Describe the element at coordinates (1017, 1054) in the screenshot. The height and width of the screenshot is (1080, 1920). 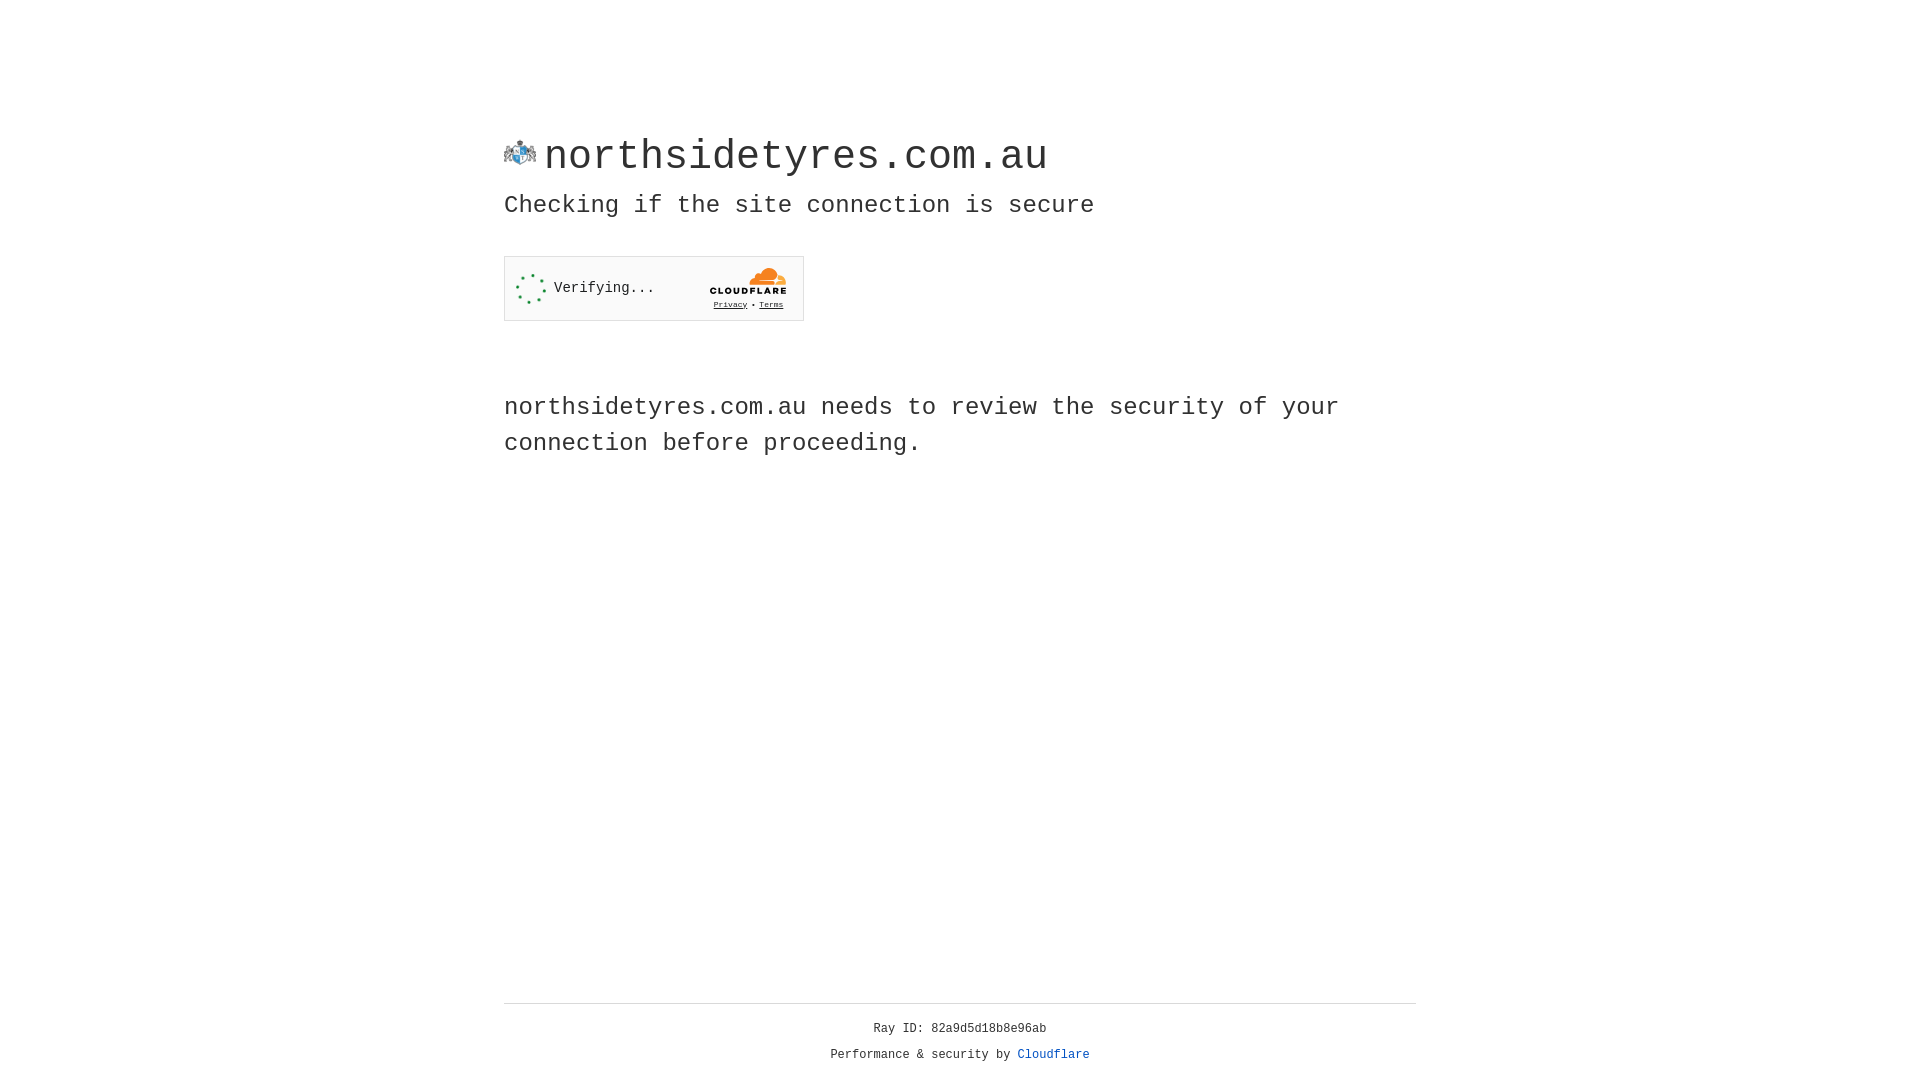
I see `'Cloudflare'` at that location.